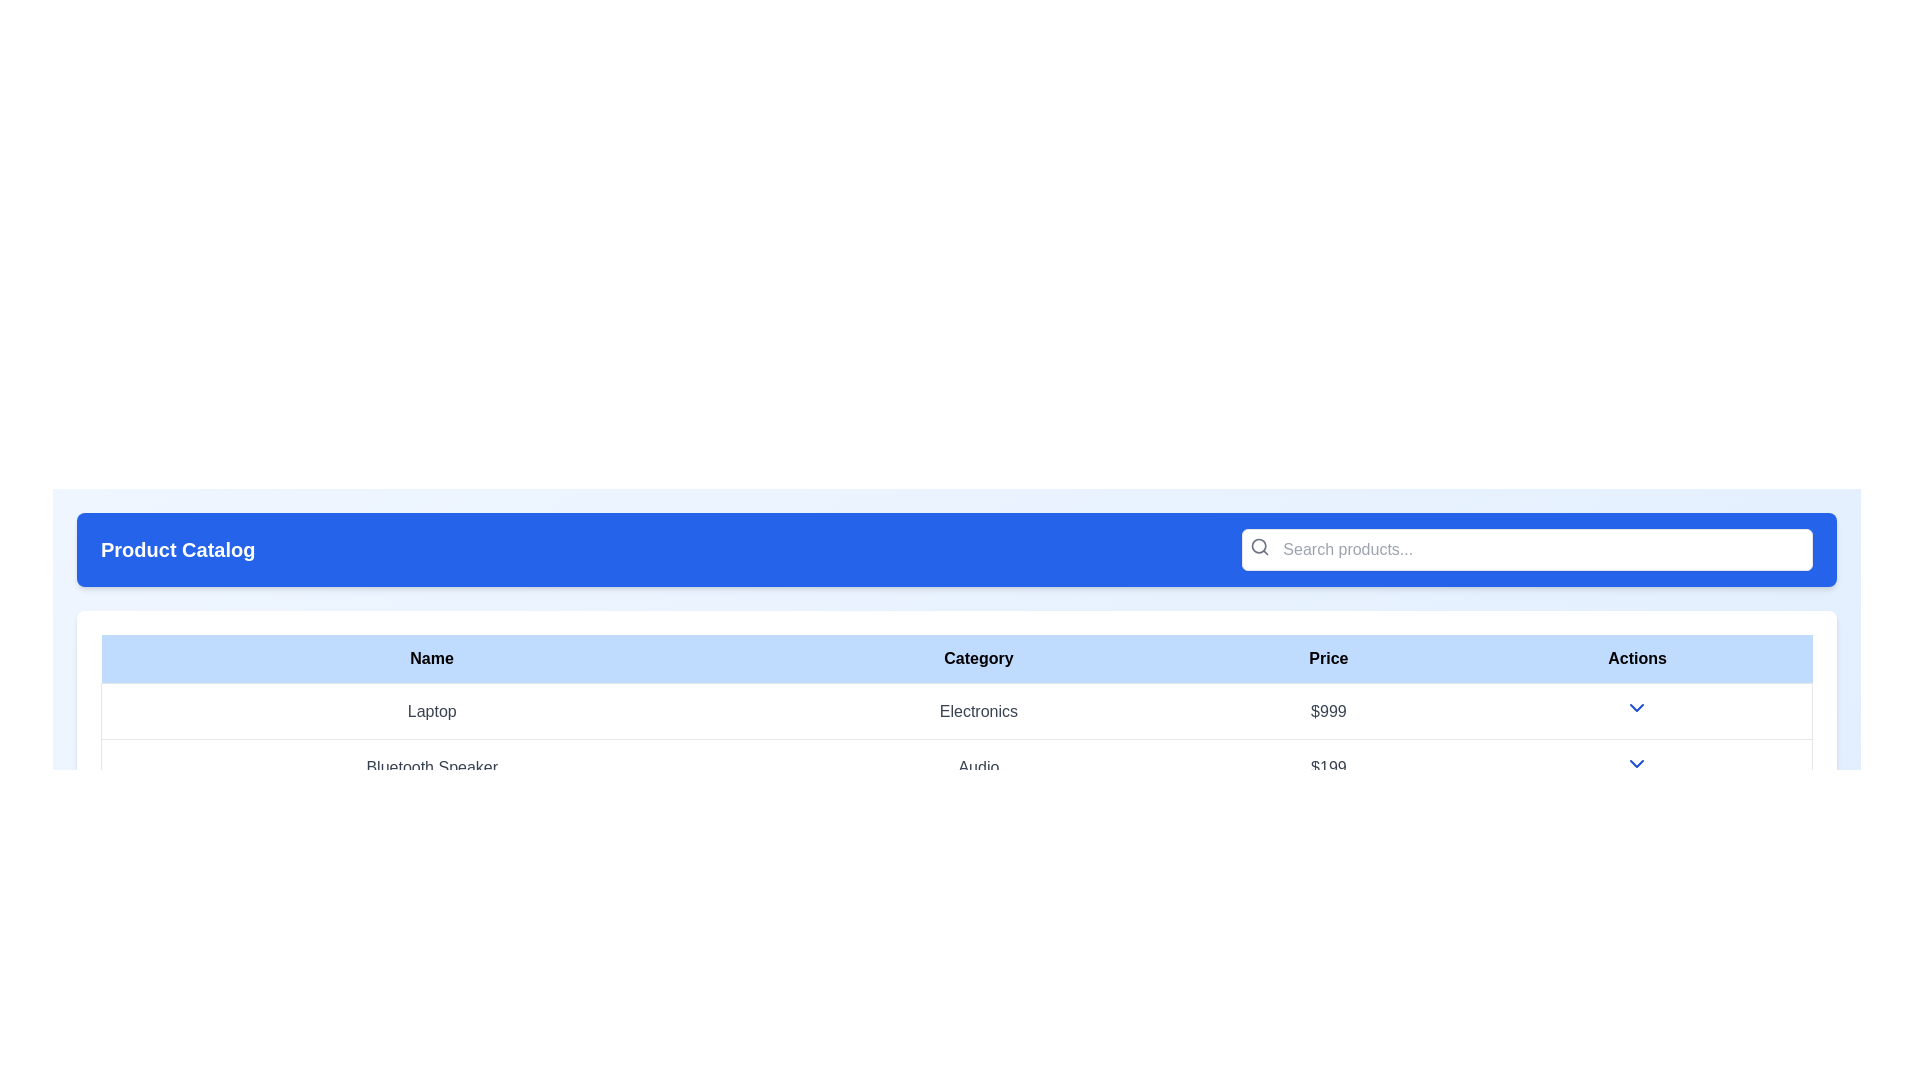  What do you see at coordinates (1637, 763) in the screenshot?
I see `the downward-facing chevron-shaped interactive icon in the 'Actions' column of the second row` at bounding box center [1637, 763].